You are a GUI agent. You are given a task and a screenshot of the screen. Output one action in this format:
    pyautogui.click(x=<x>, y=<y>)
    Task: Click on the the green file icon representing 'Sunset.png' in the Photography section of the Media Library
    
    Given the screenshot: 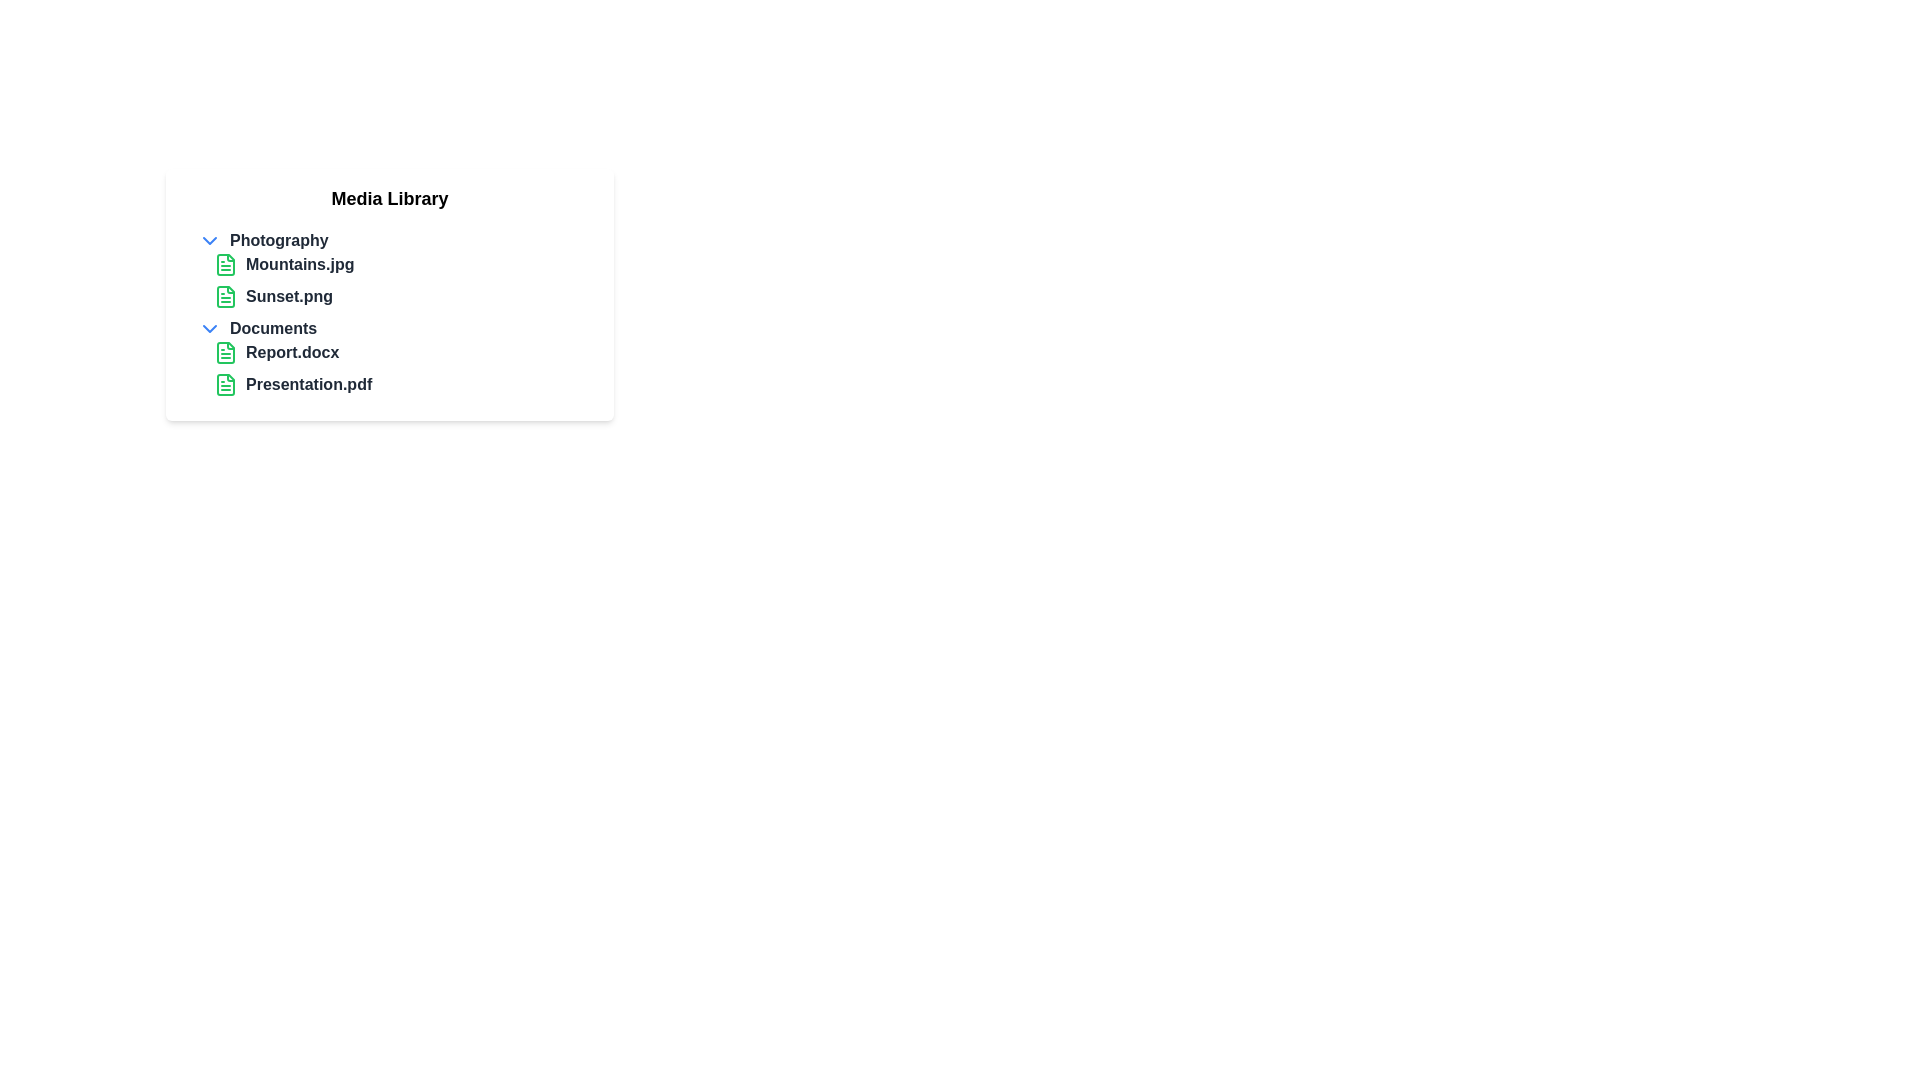 What is the action you would take?
    pyautogui.click(x=225, y=297)
    